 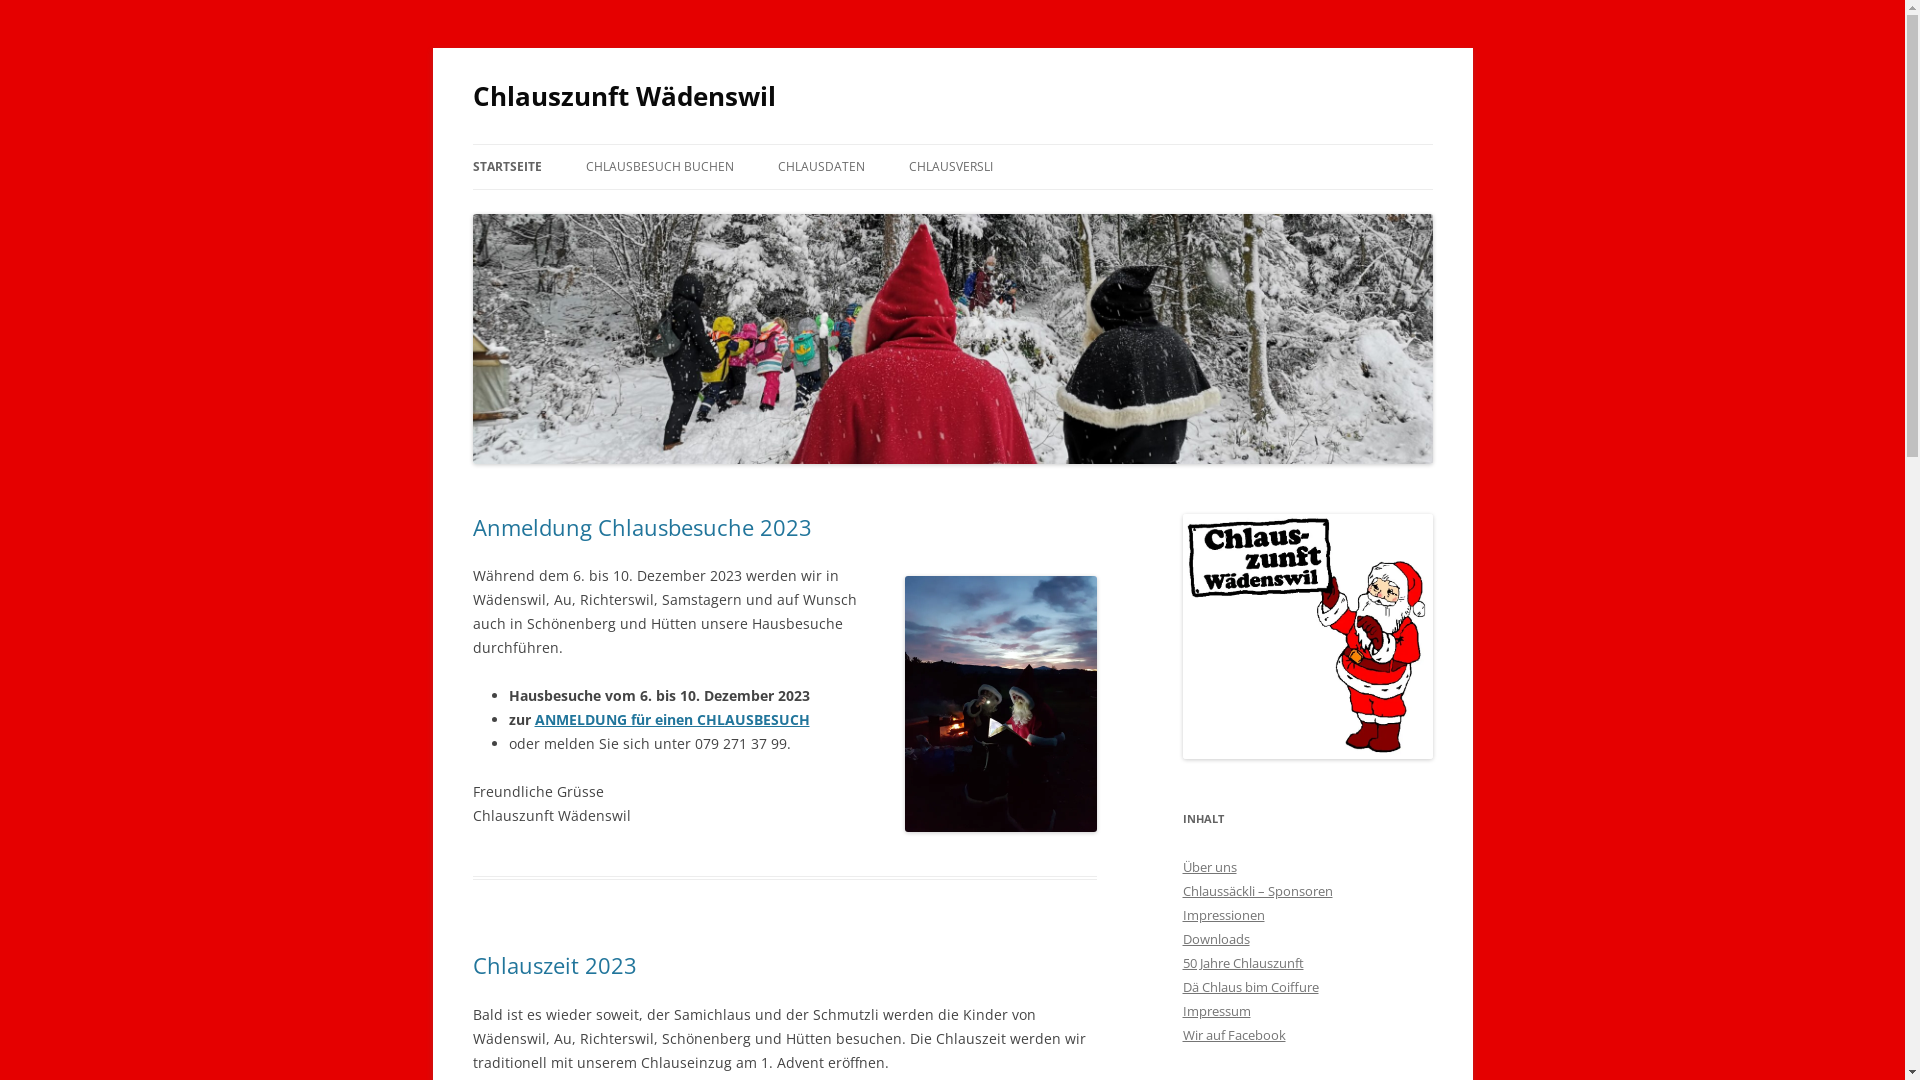 What do you see at coordinates (821, 165) in the screenshot?
I see `'CHLAUSDATEN'` at bounding box center [821, 165].